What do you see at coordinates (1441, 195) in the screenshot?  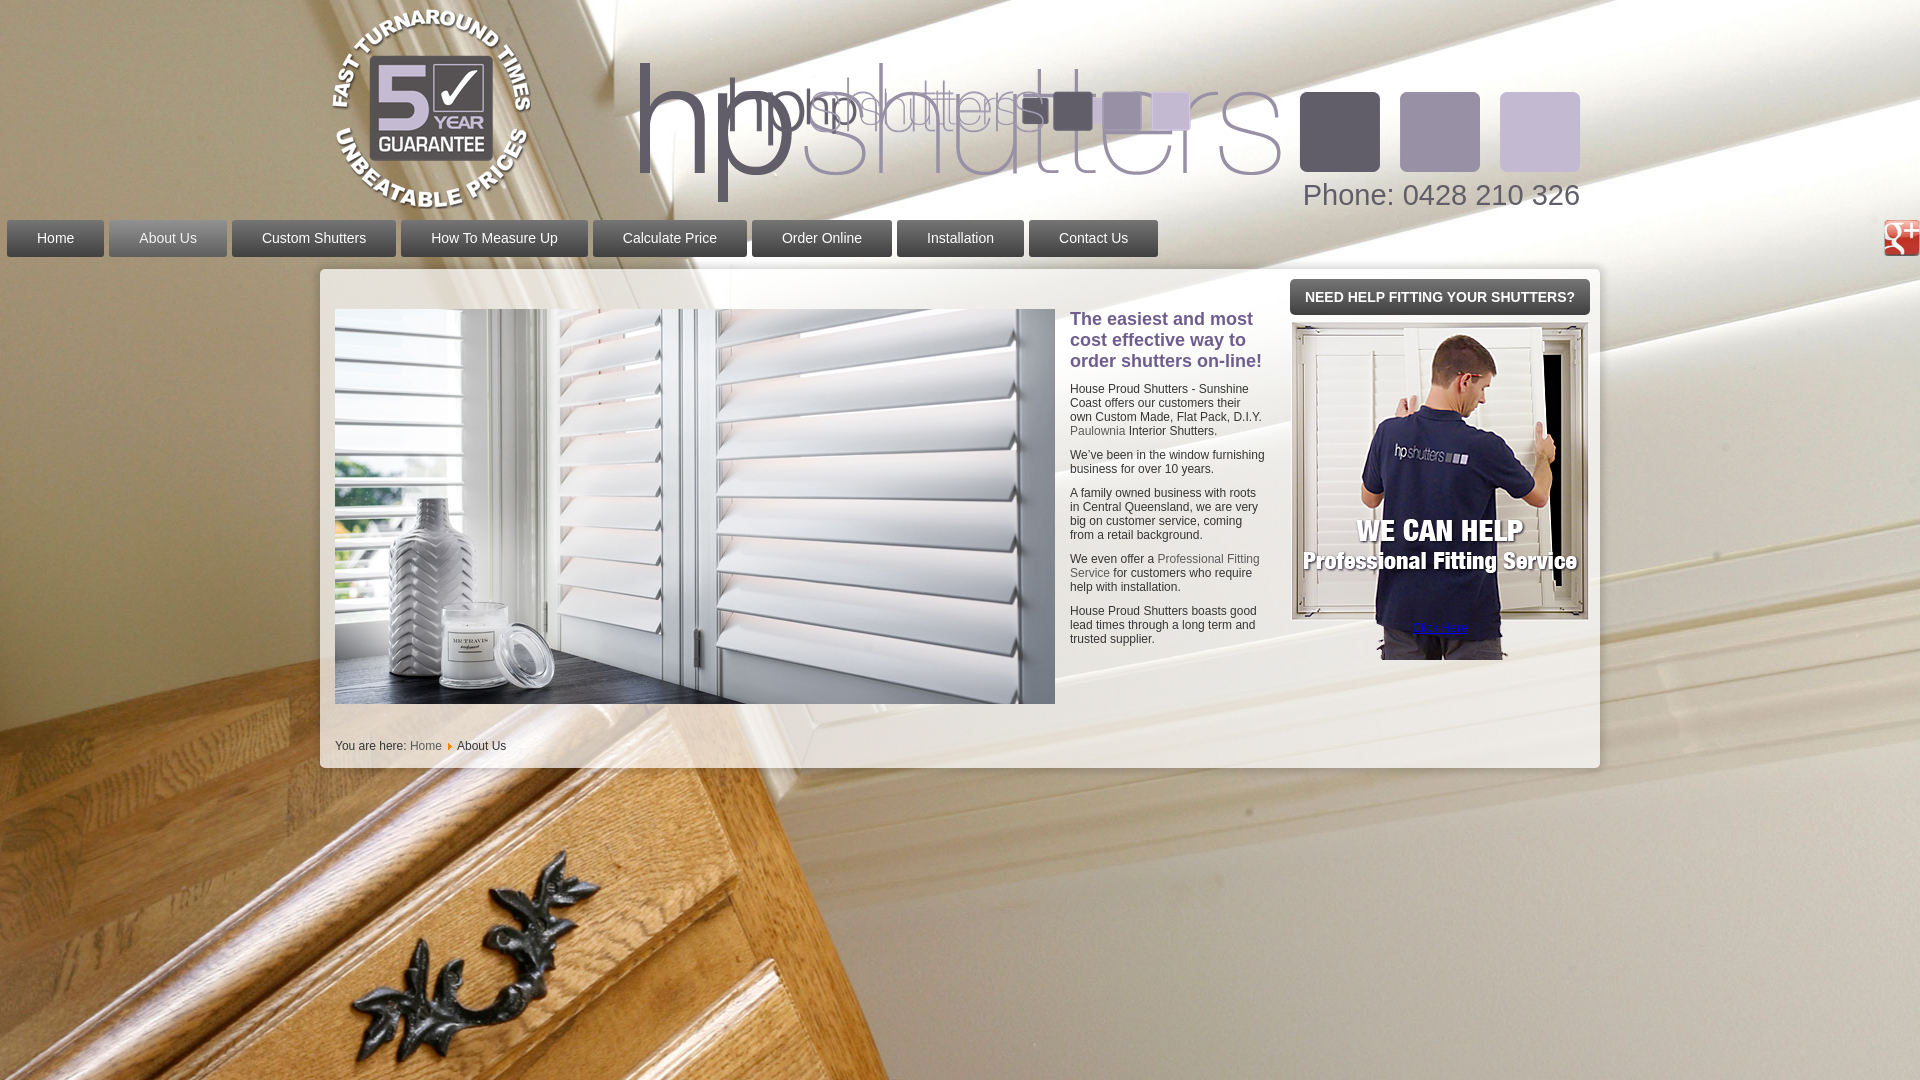 I see `'Phone: 0428 210 326'` at bounding box center [1441, 195].